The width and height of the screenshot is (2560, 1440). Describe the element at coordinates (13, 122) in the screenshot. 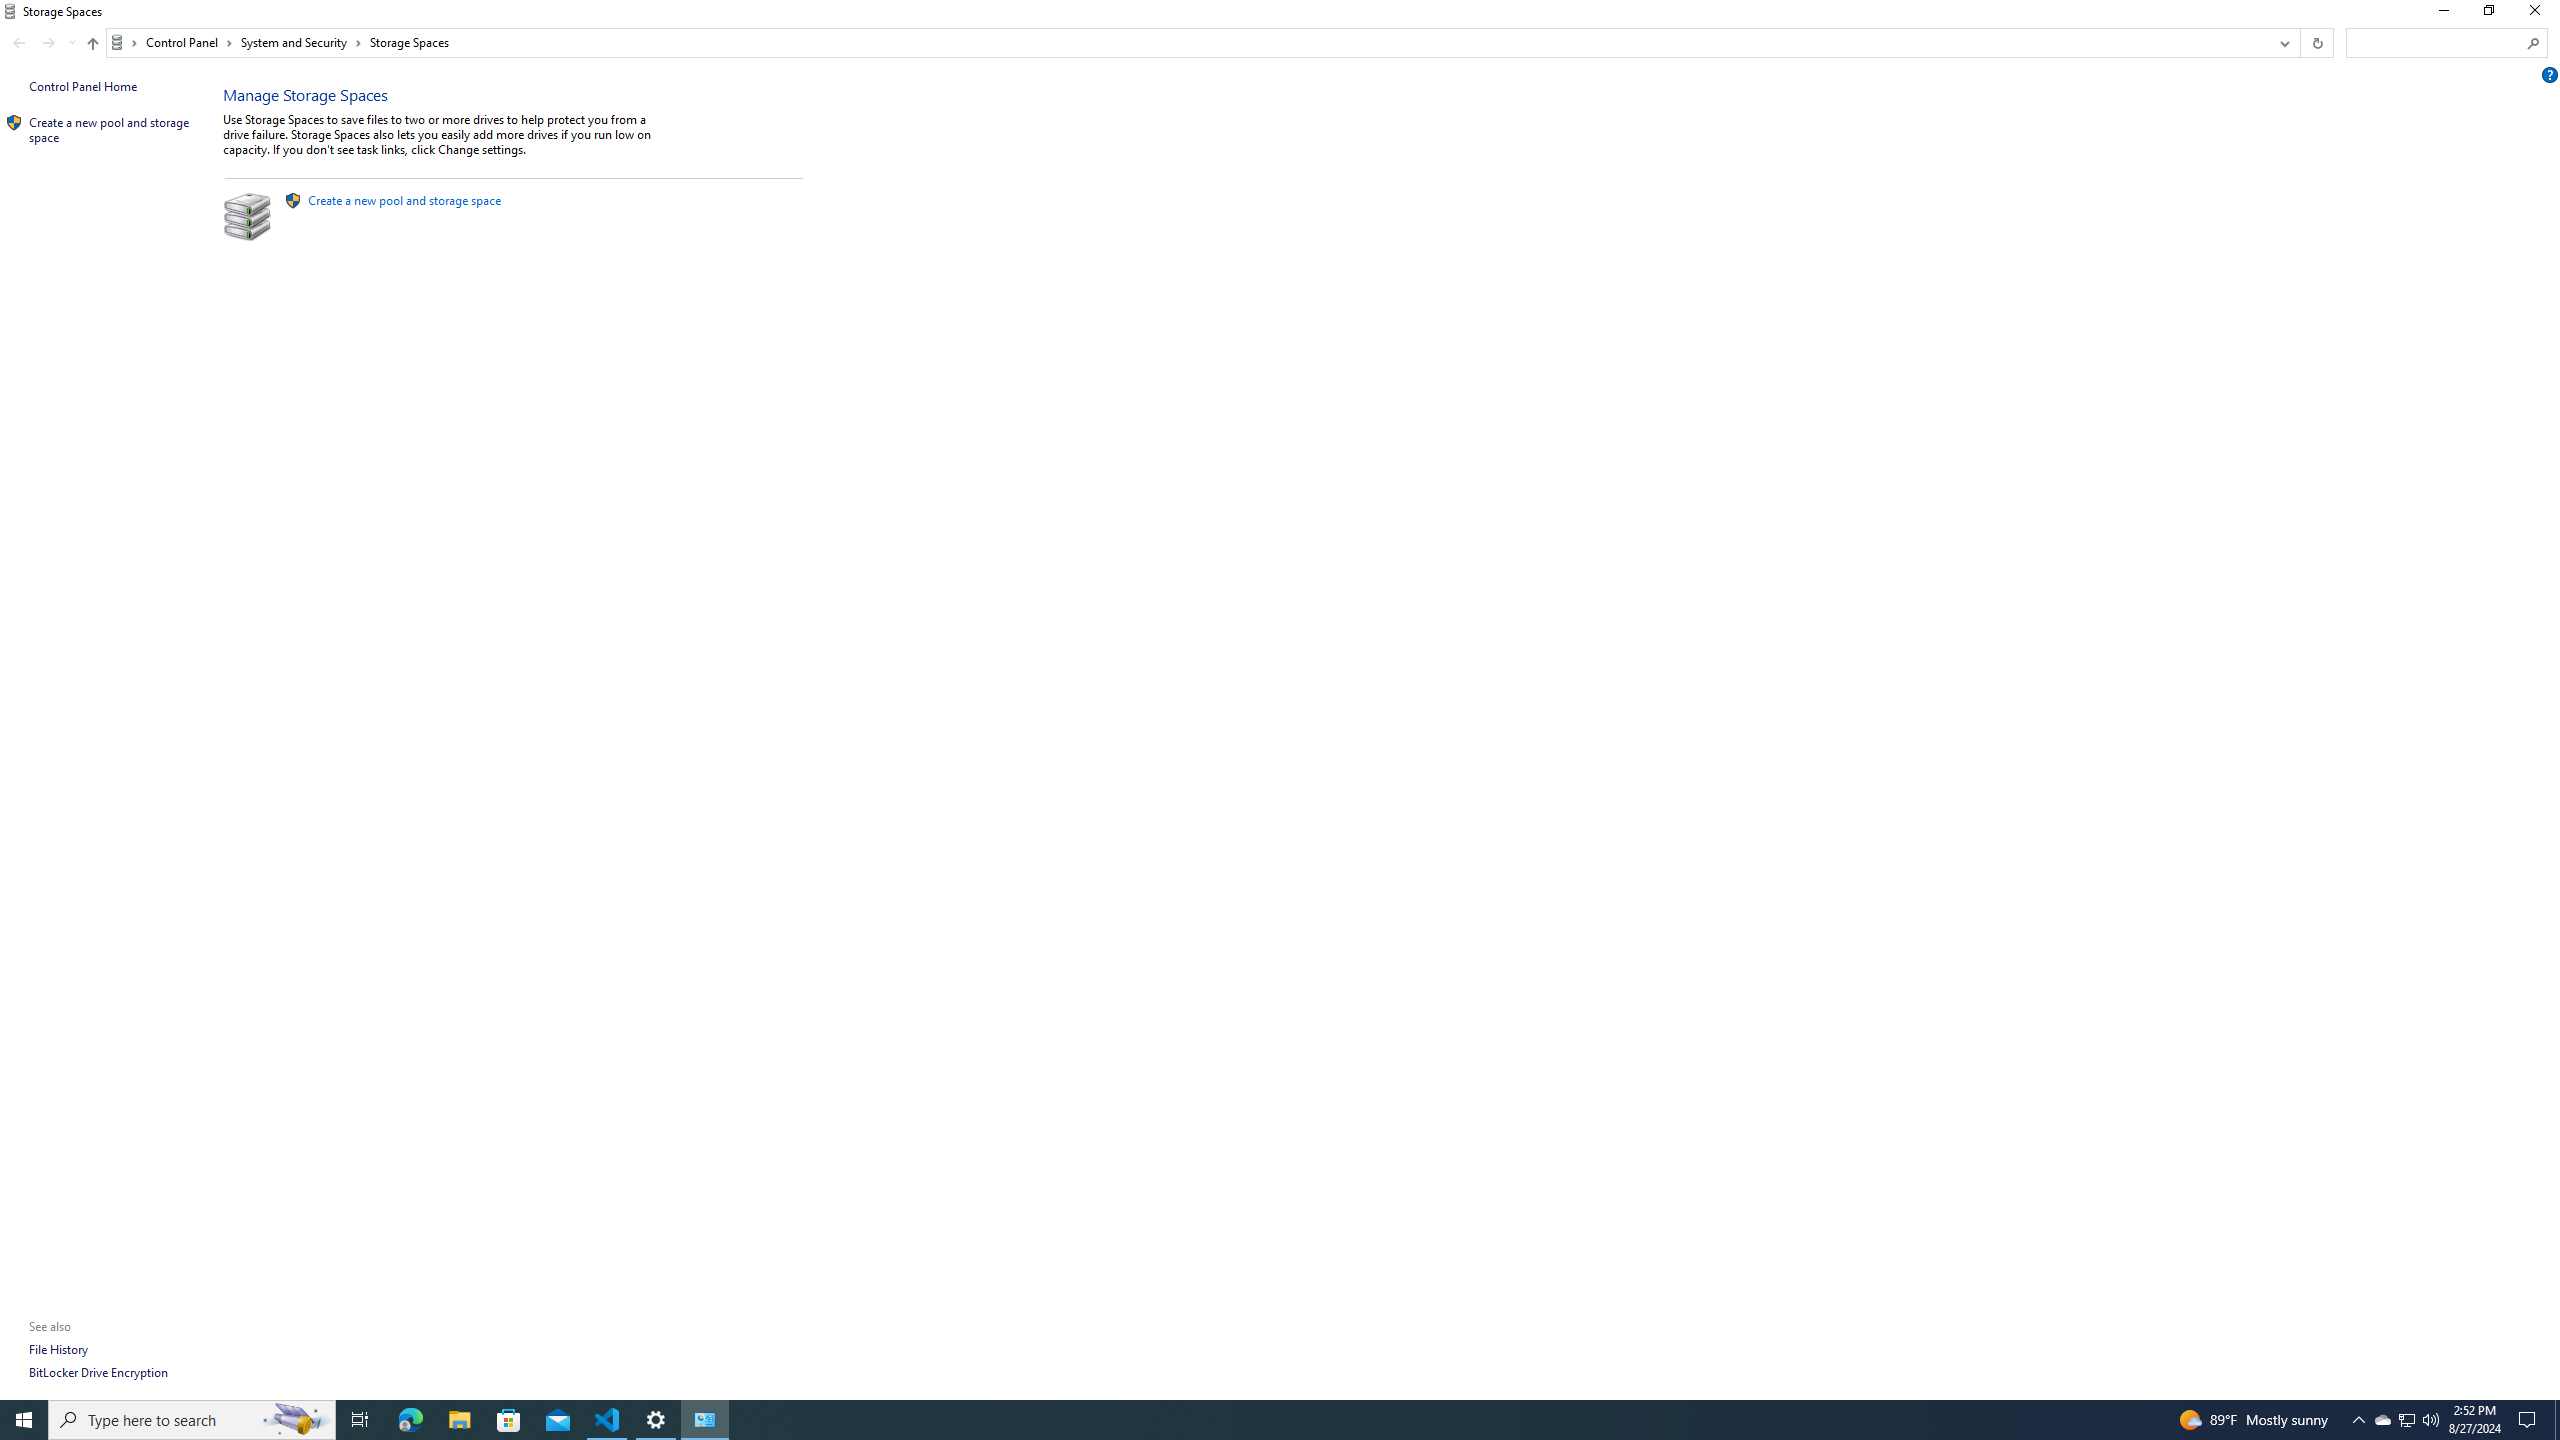

I see `'Icon'` at that location.